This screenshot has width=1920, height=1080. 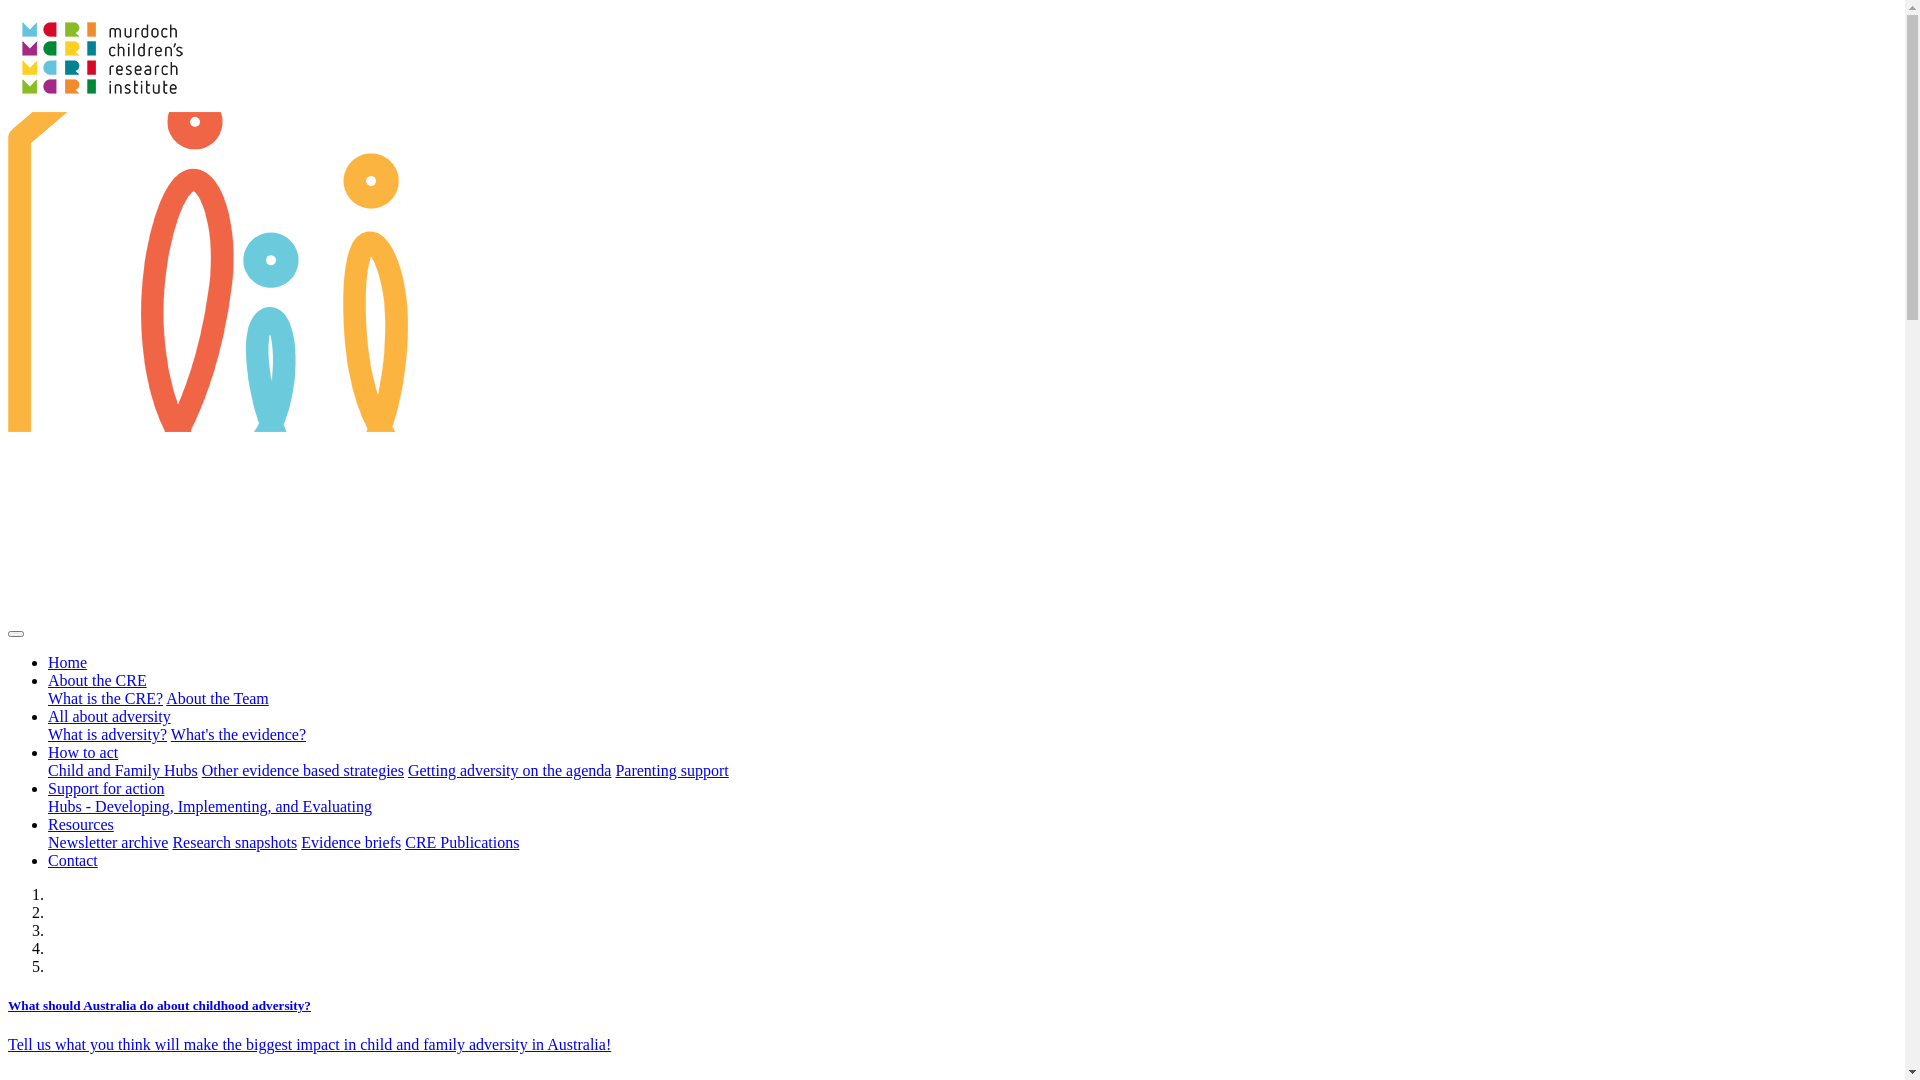 I want to click on 'CRE Publications', so click(x=460, y=842).